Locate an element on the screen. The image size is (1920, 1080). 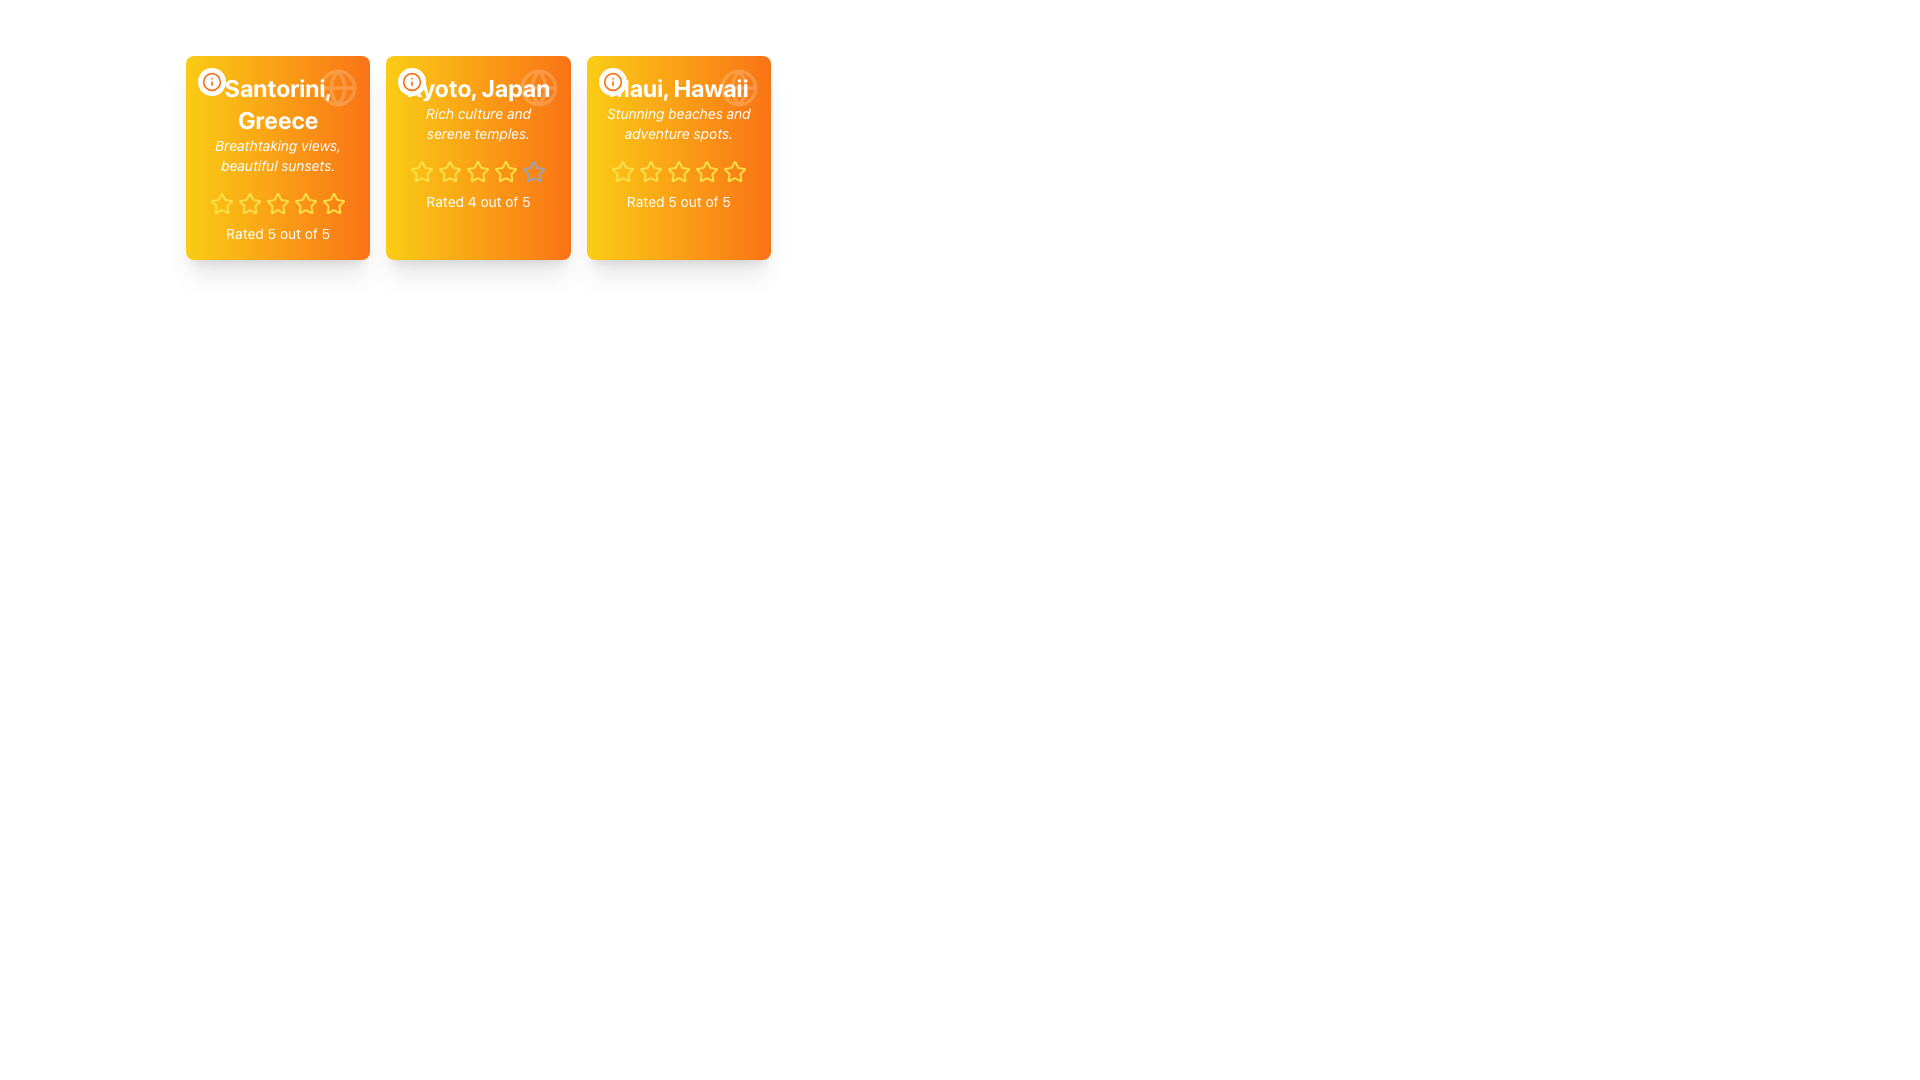
the circular element located within the globe icon in the top-left card of the grid layout is located at coordinates (338, 87).